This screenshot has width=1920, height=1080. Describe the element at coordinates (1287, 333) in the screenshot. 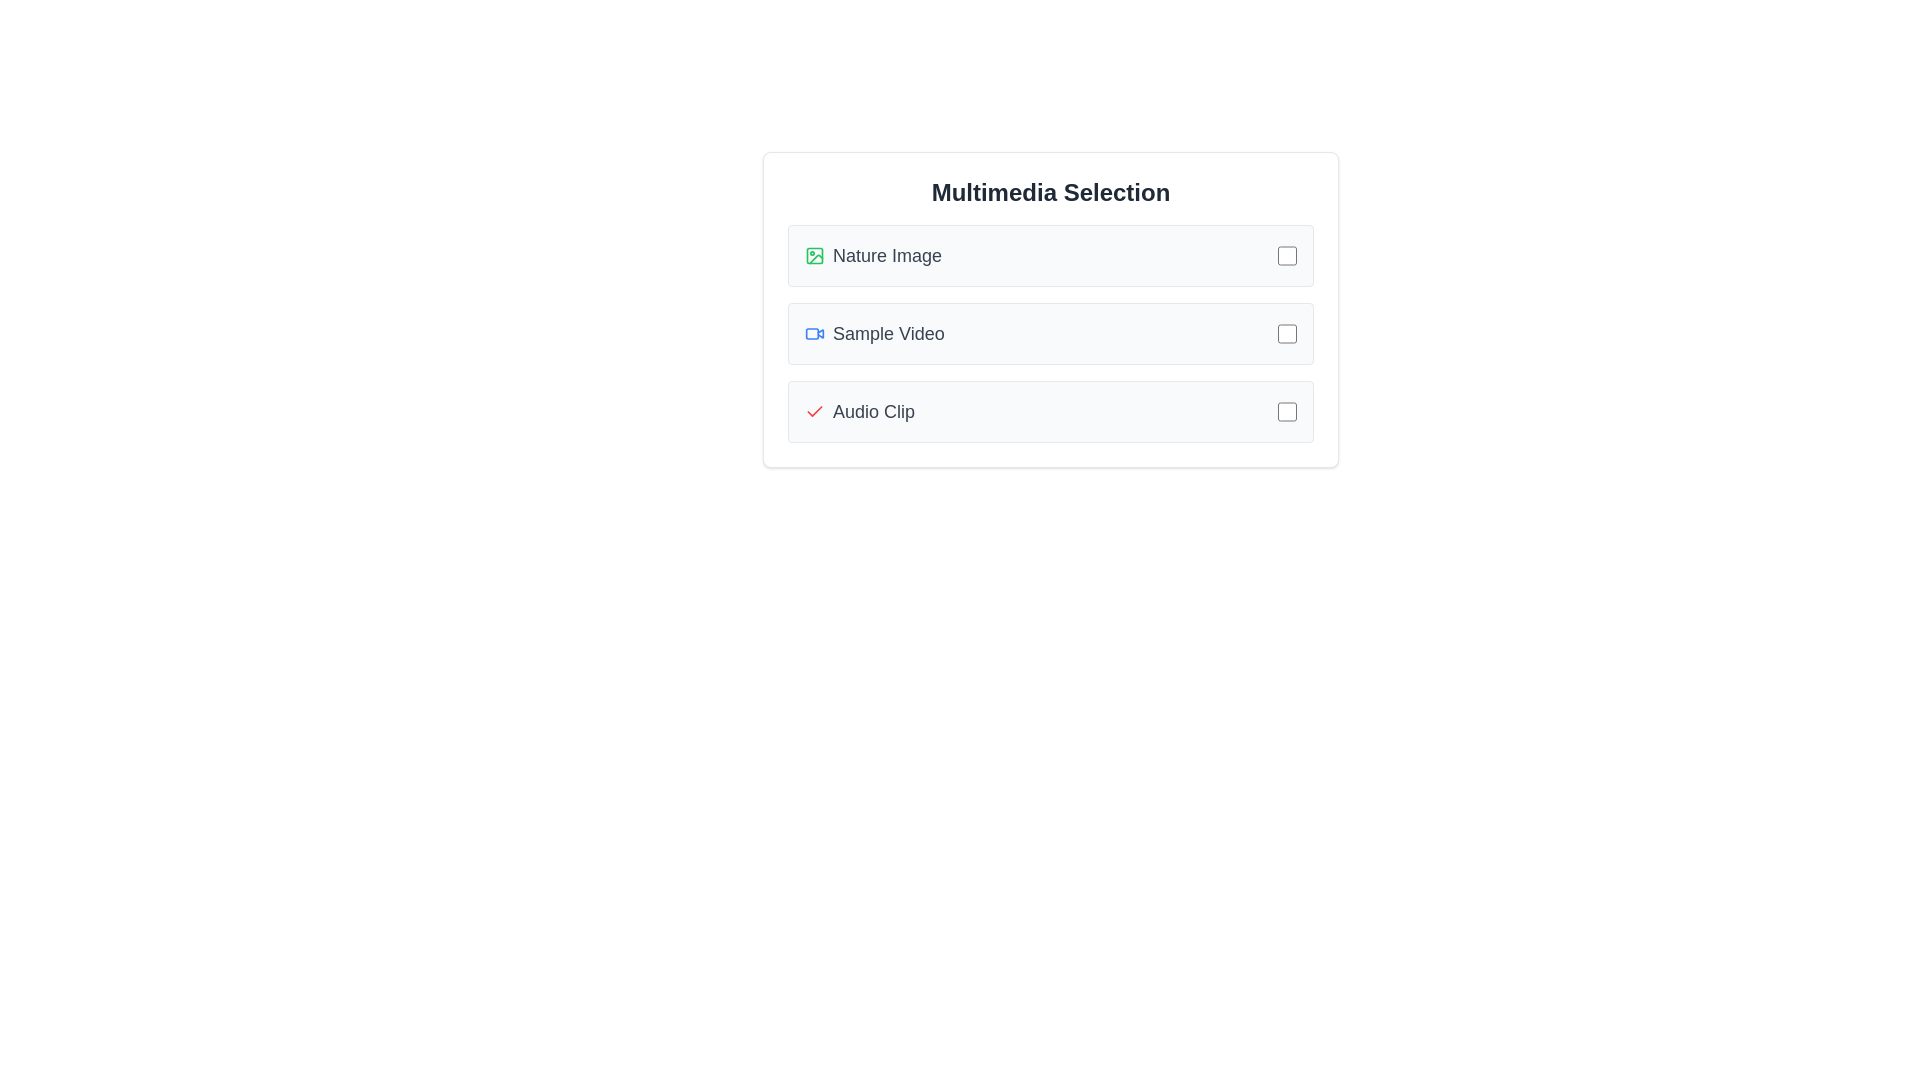

I see `the checkbox styled as a square with rounded corners, located on the far-right end of the 'Sample Video' section, aligned horizontally with the text` at that location.